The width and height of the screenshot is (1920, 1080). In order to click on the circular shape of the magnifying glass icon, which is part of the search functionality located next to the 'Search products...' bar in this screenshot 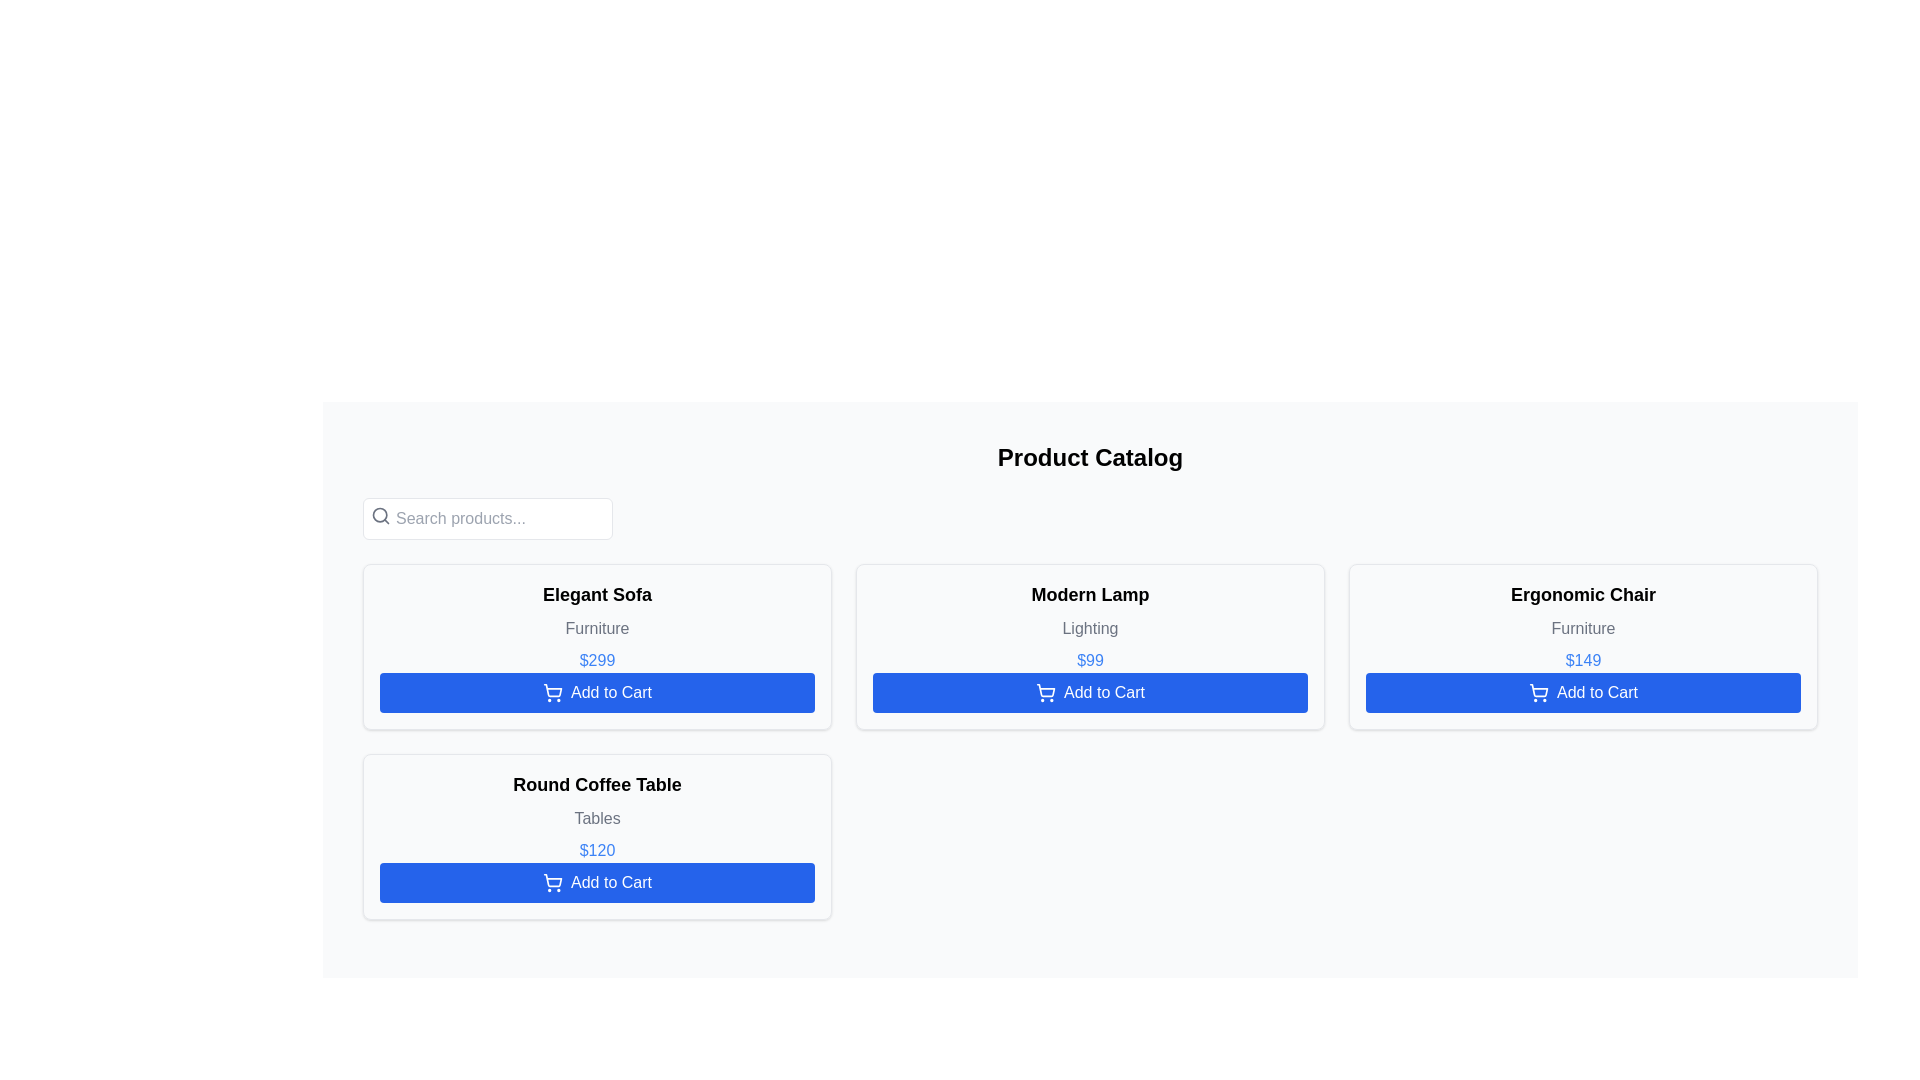, I will do `click(380, 514)`.